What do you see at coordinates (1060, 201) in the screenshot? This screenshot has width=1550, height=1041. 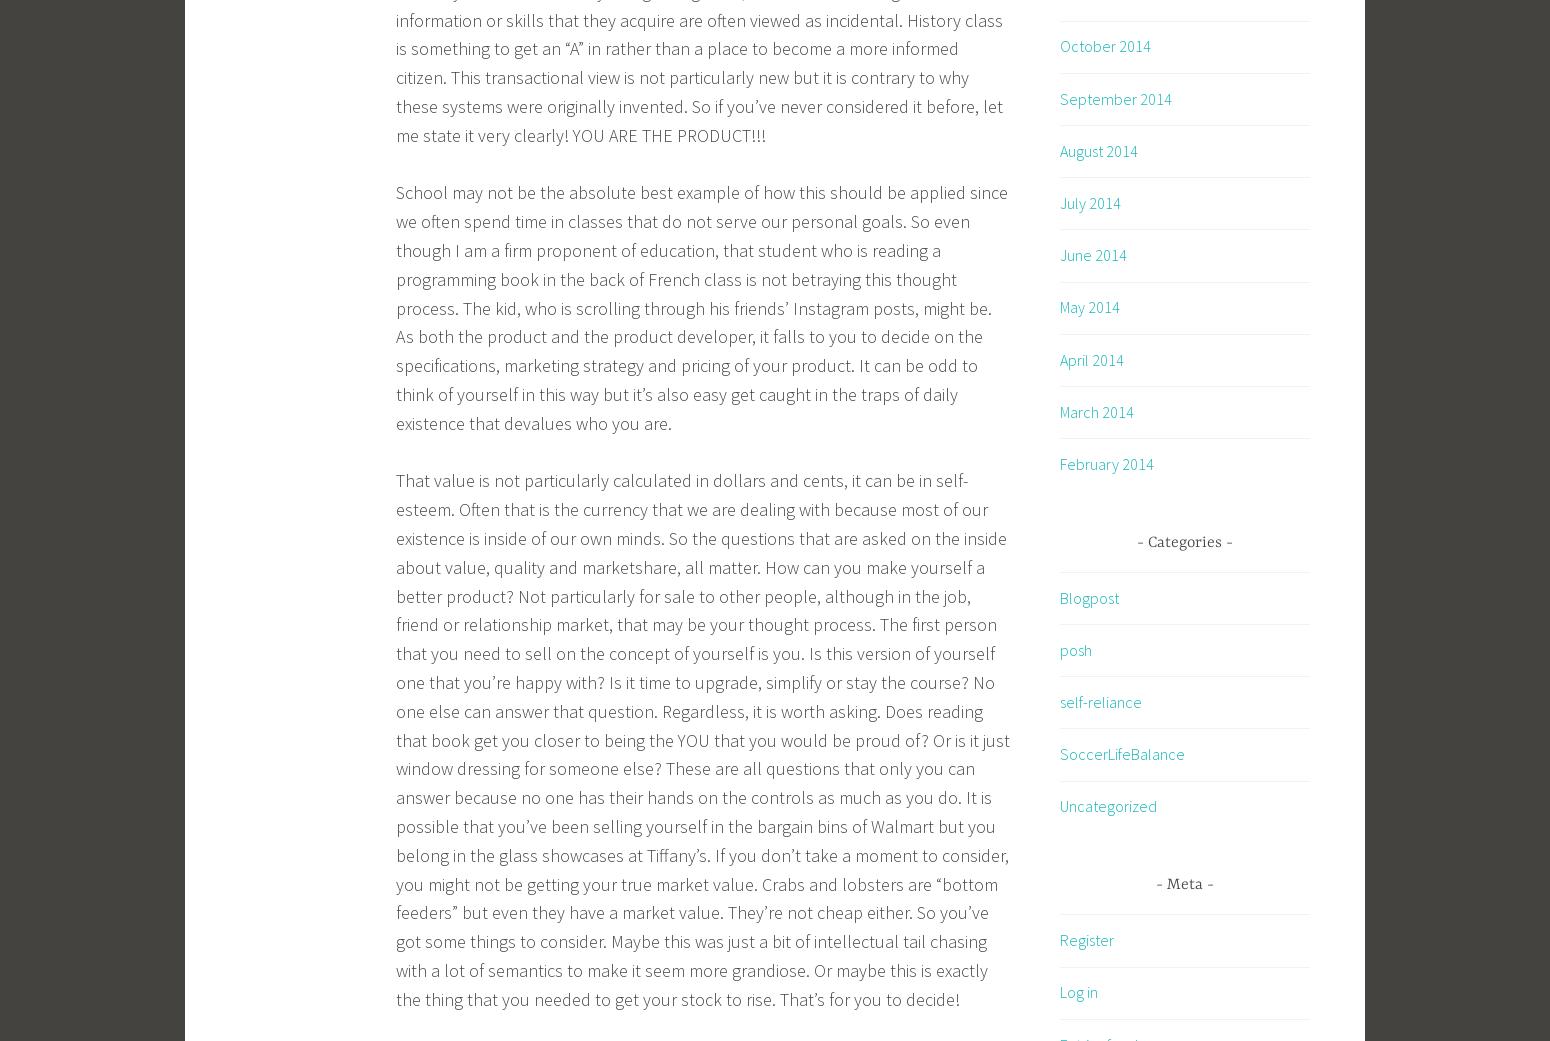 I see `'July 2014'` at bounding box center [1060, 201].